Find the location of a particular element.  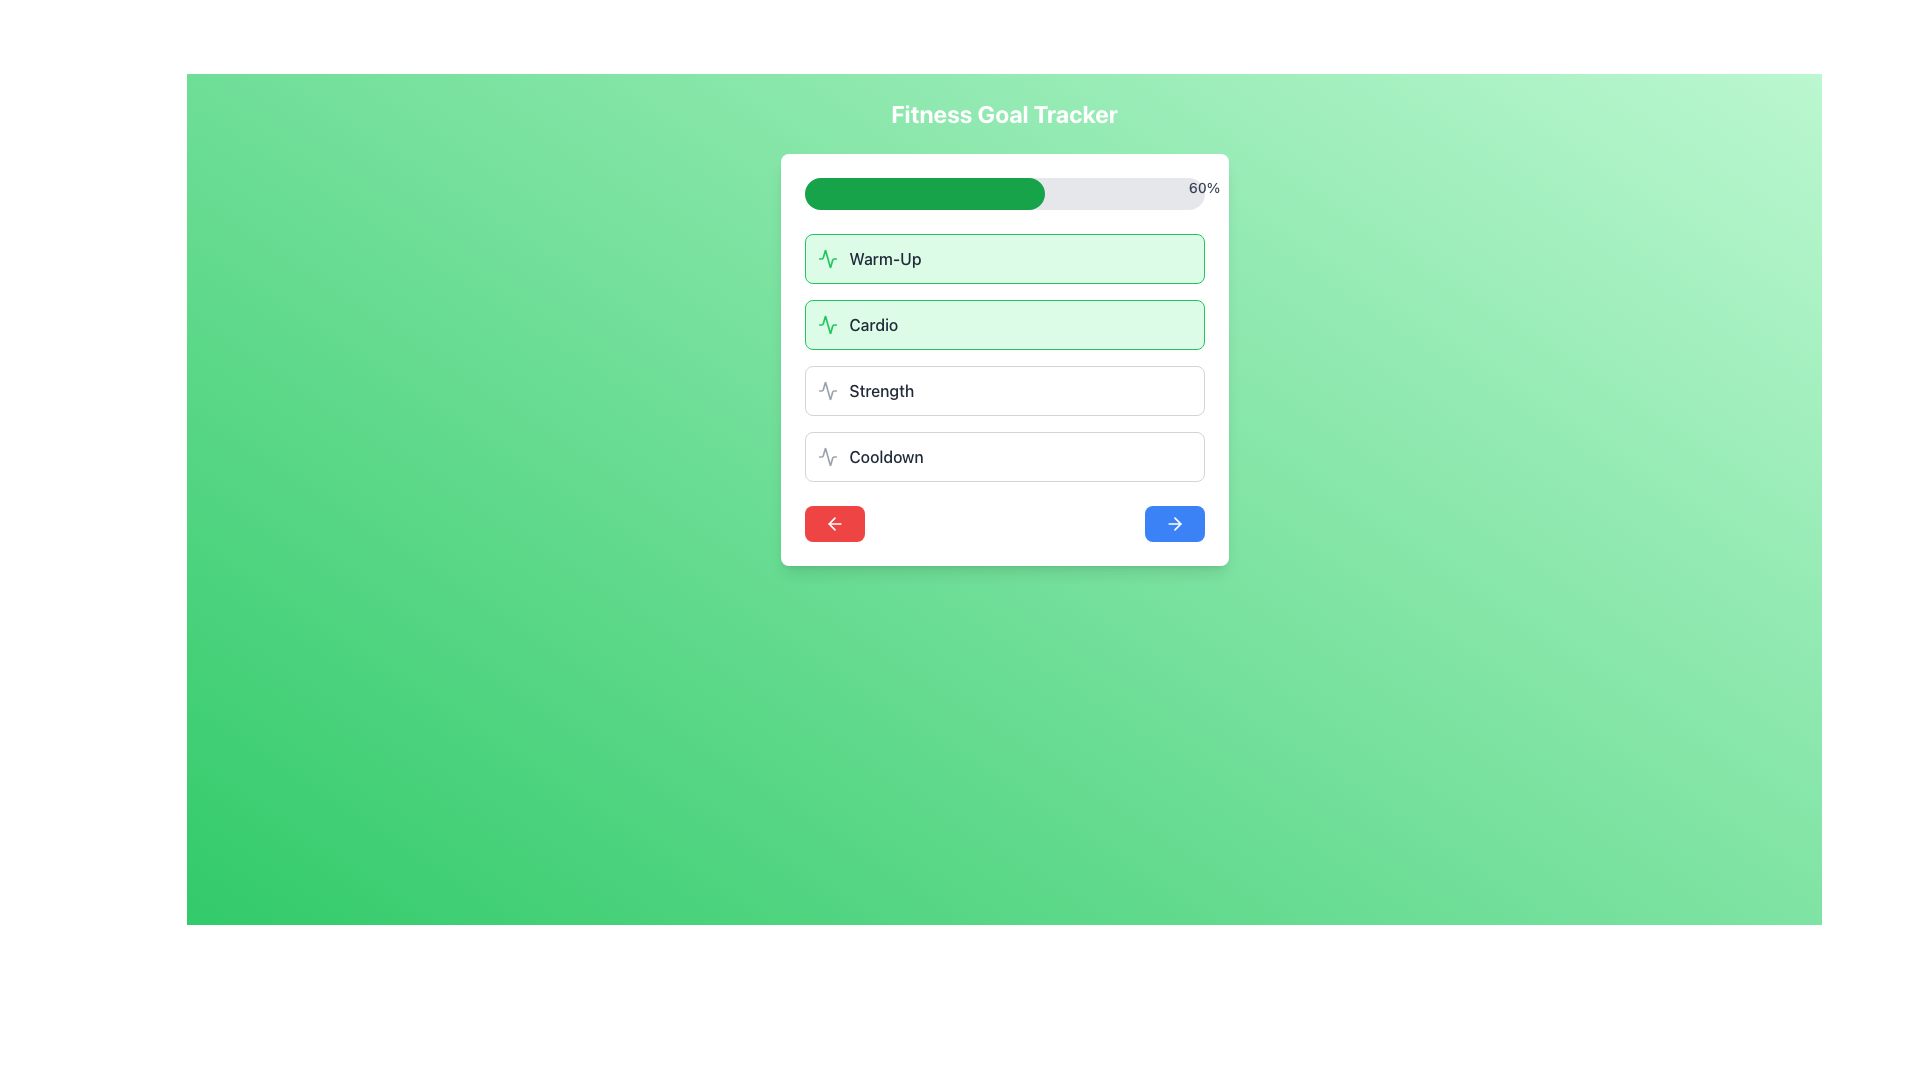

the SVG graphic icon representing the list entry labeled 'Strength', which is the third item in a vertical list of exercise types is located at coordinates (827, 390).